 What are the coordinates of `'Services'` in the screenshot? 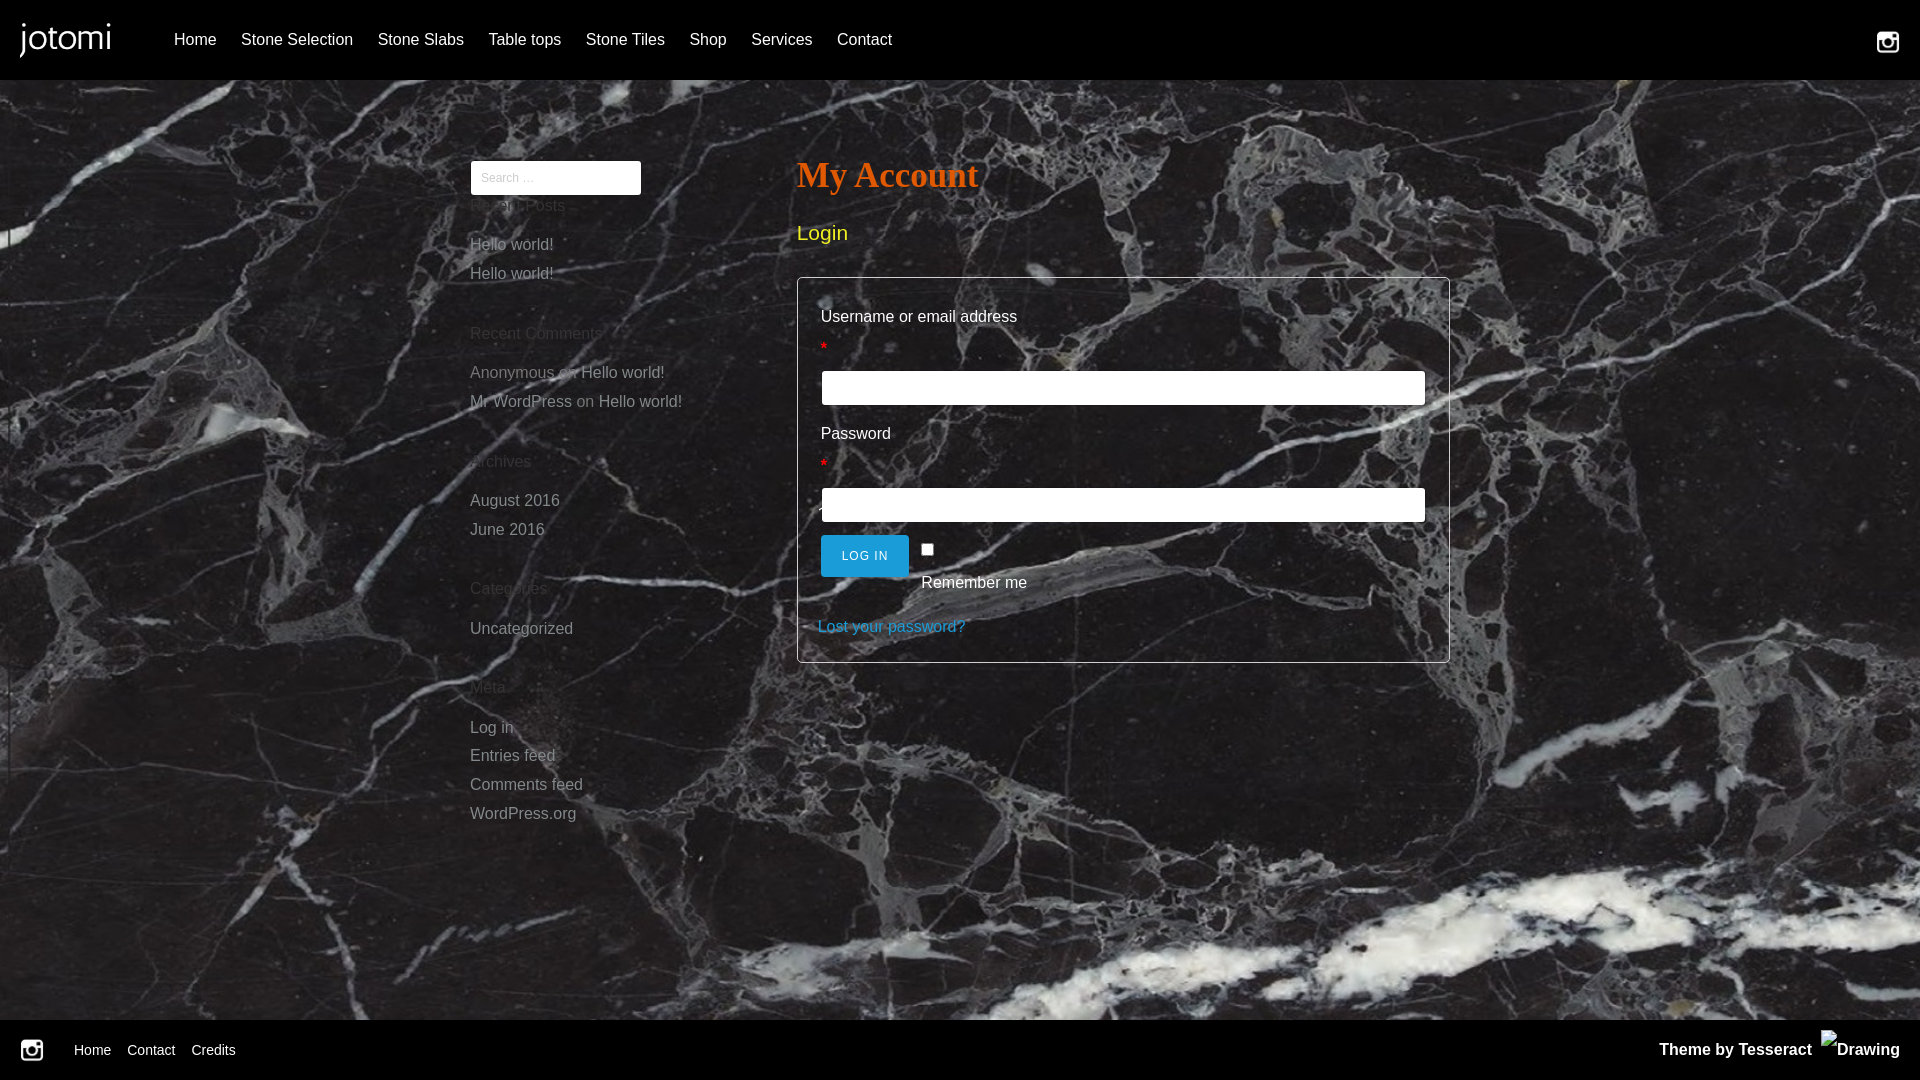 It's located at (780, 39).